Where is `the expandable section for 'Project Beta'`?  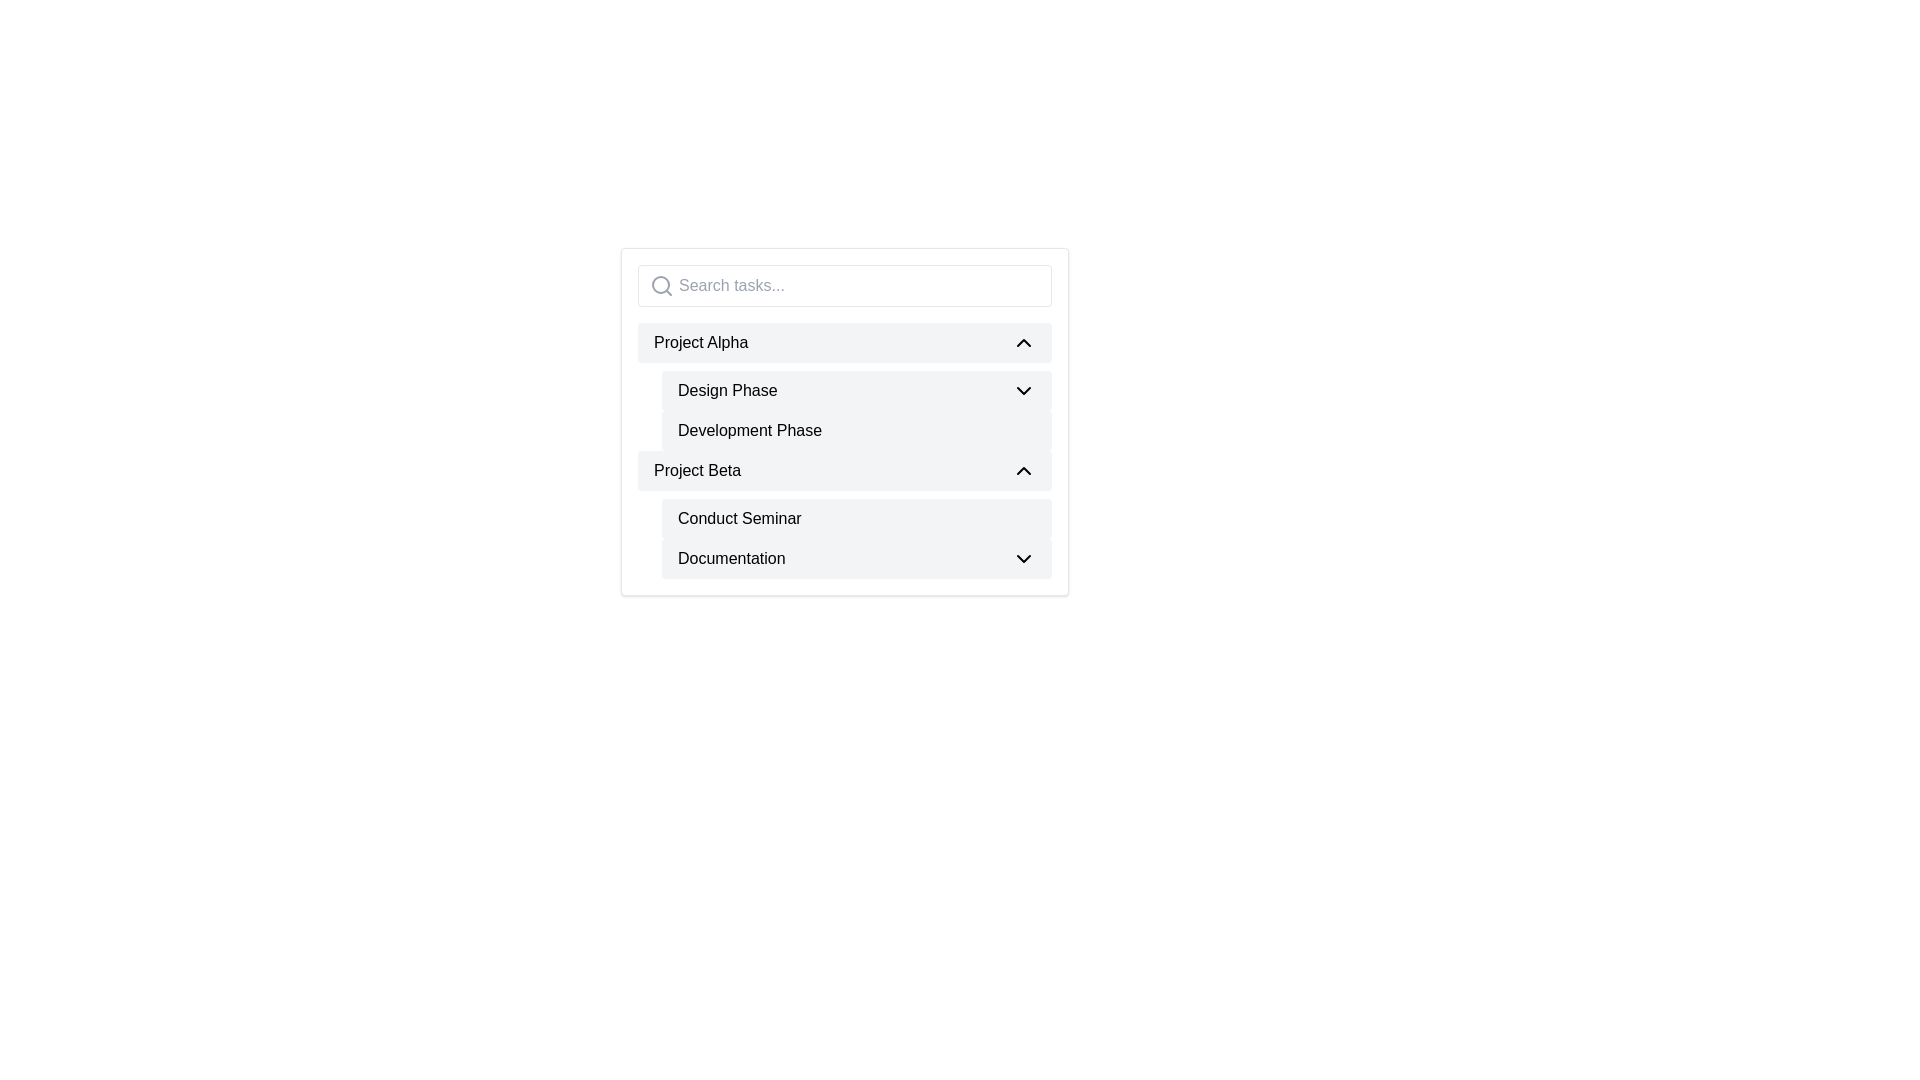 the expandable section for 'Project Beta' is located at coordinates (844, 514).